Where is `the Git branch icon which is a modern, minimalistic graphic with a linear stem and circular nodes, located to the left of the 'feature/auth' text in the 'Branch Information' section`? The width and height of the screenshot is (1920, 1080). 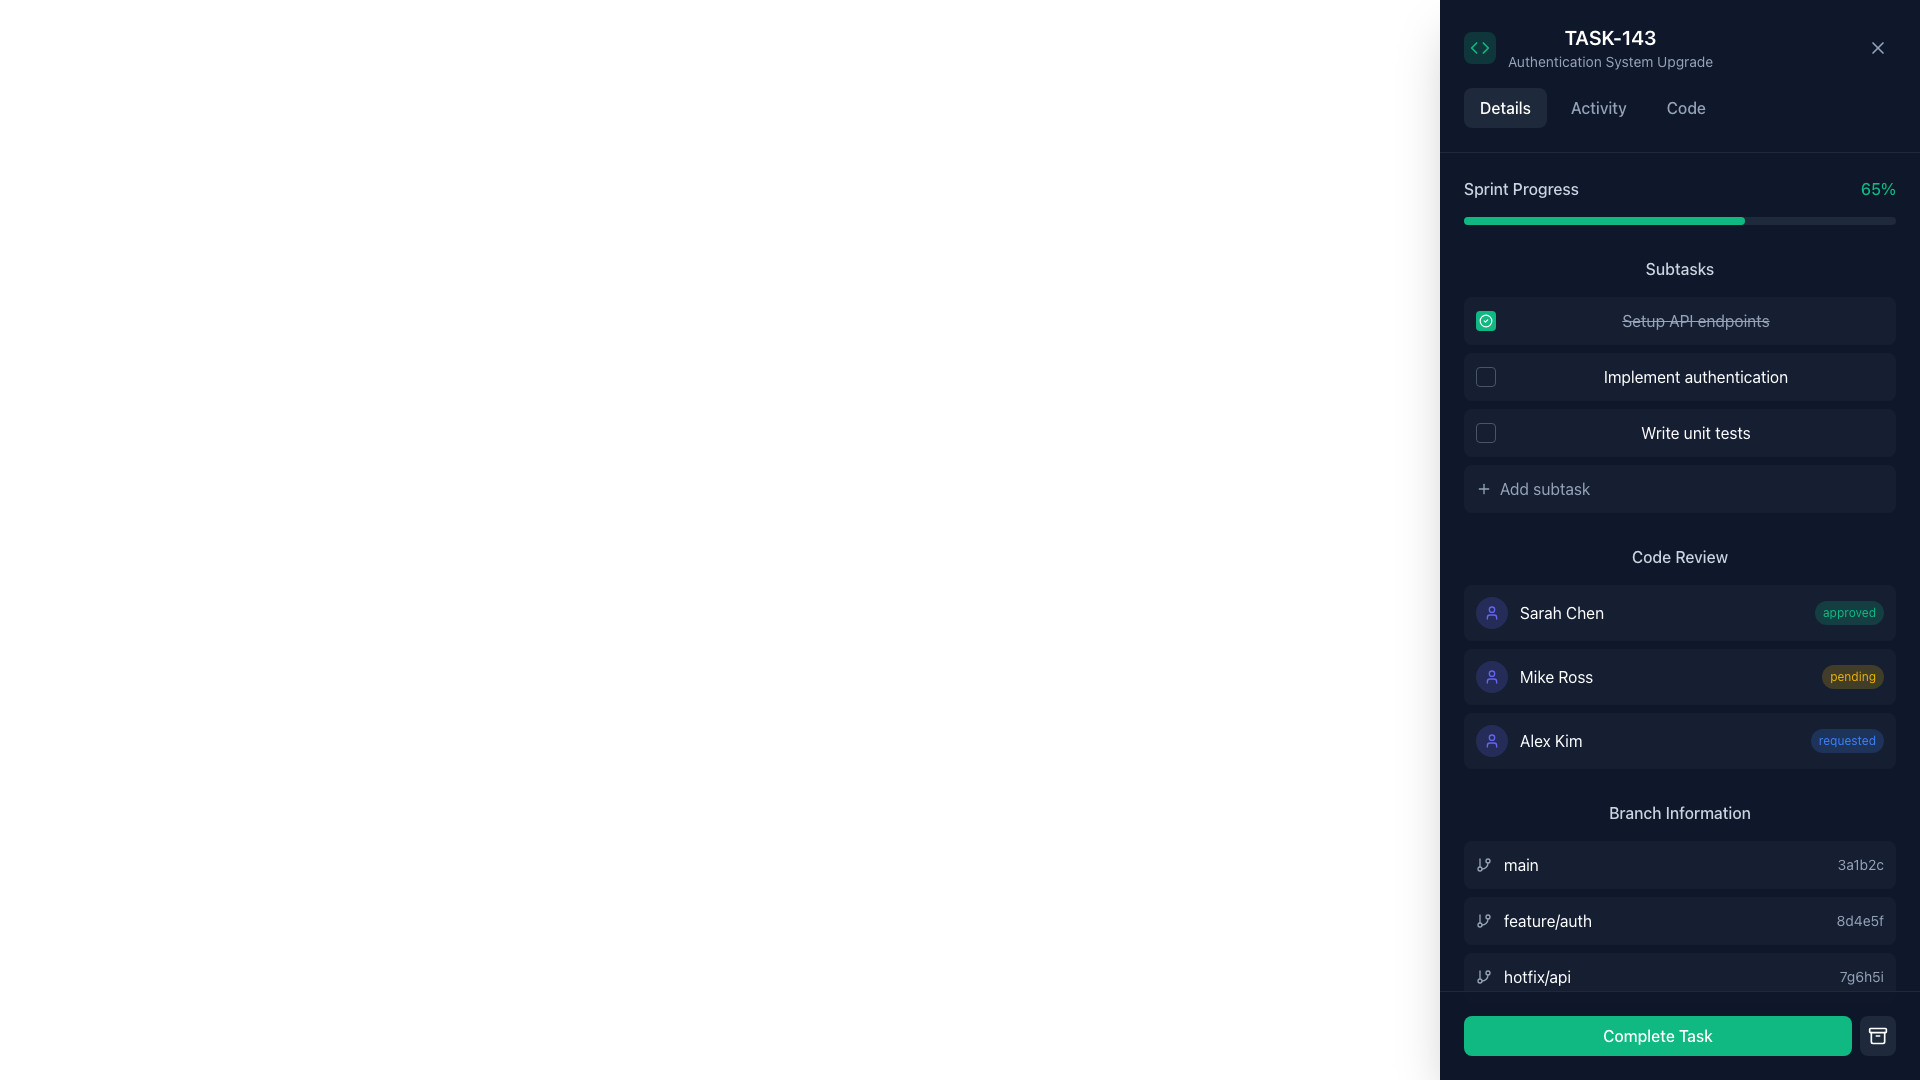 the Git branch icon which is a modern, minimalistic graphic with a linear stem and circular nodes, located to the left of the 'feature/auth' text in the 'Branch Information' section is located at coordinates (1483, 921).